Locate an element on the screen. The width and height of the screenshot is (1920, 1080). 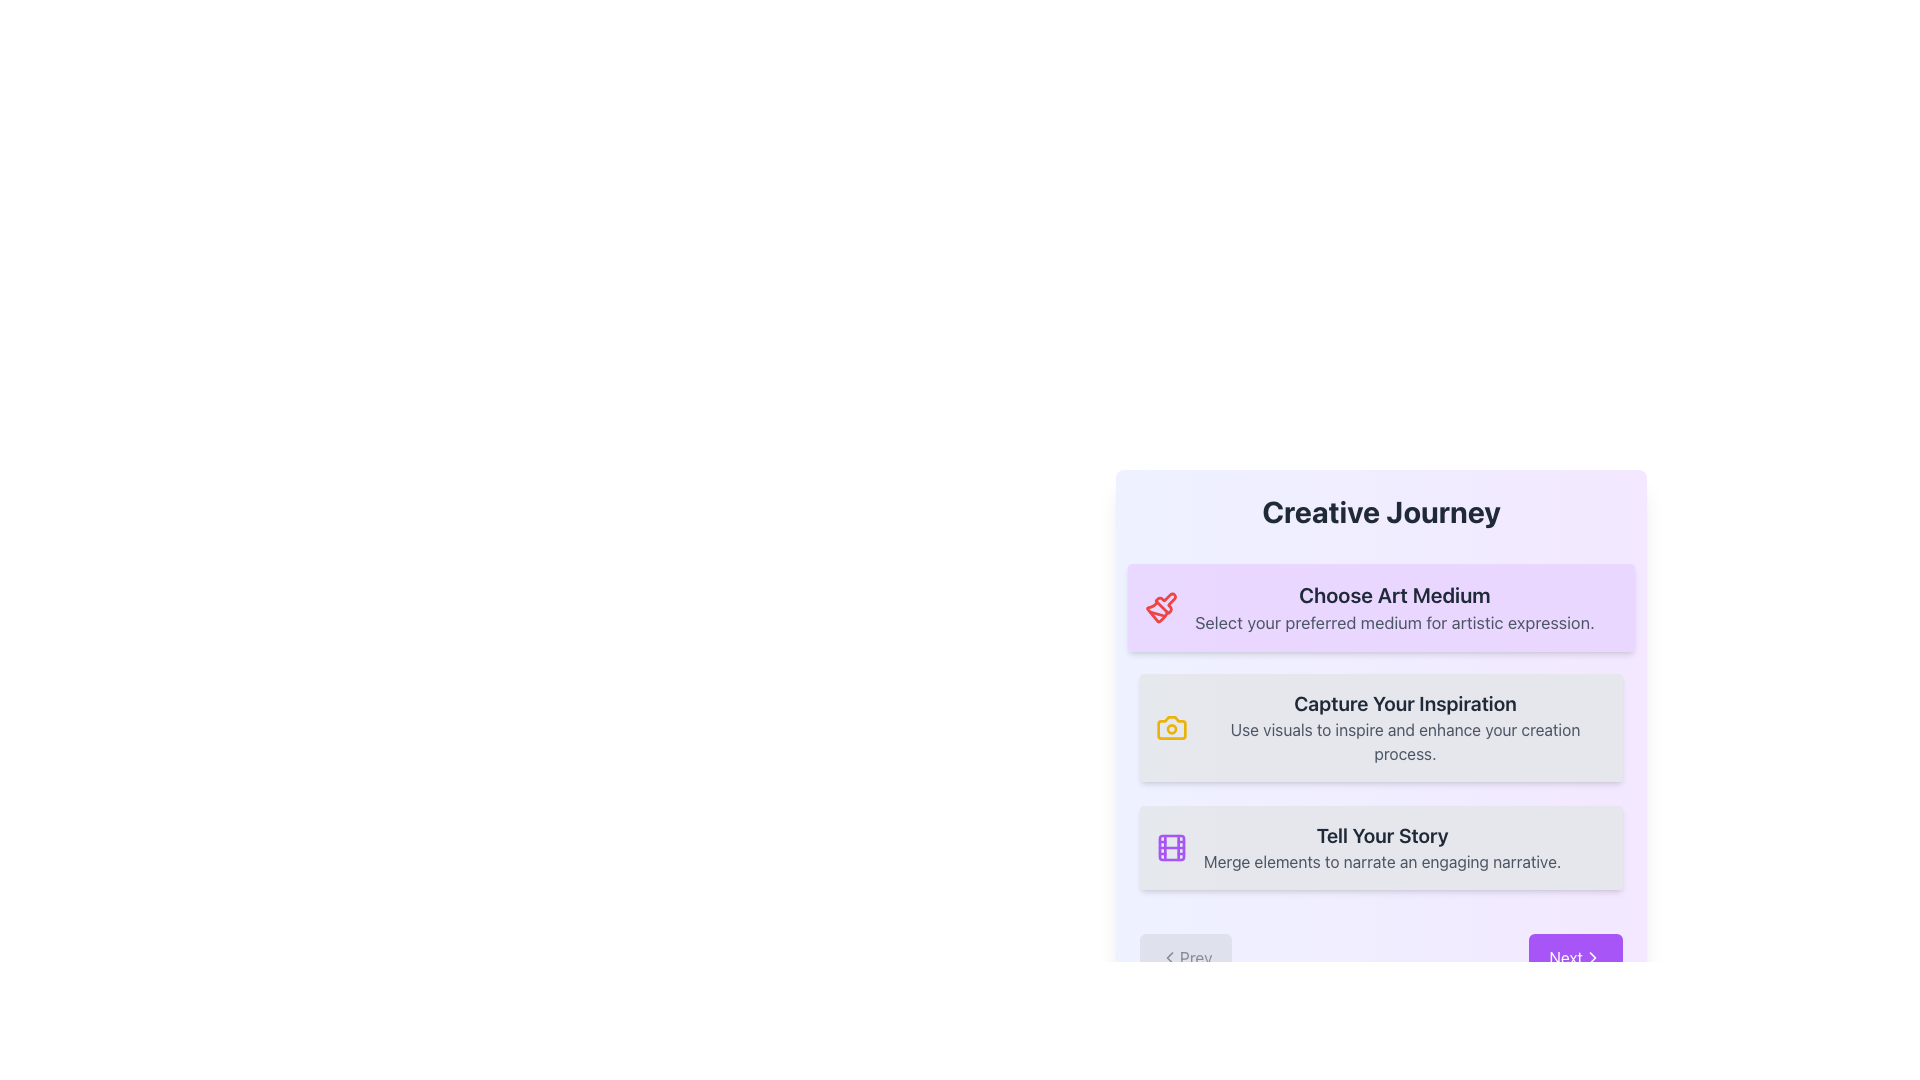
the 'Next' button on the navigation bar, which is located at the bottom of the card layout and has a vibrant purple background is located at coordinates (1380, 956).